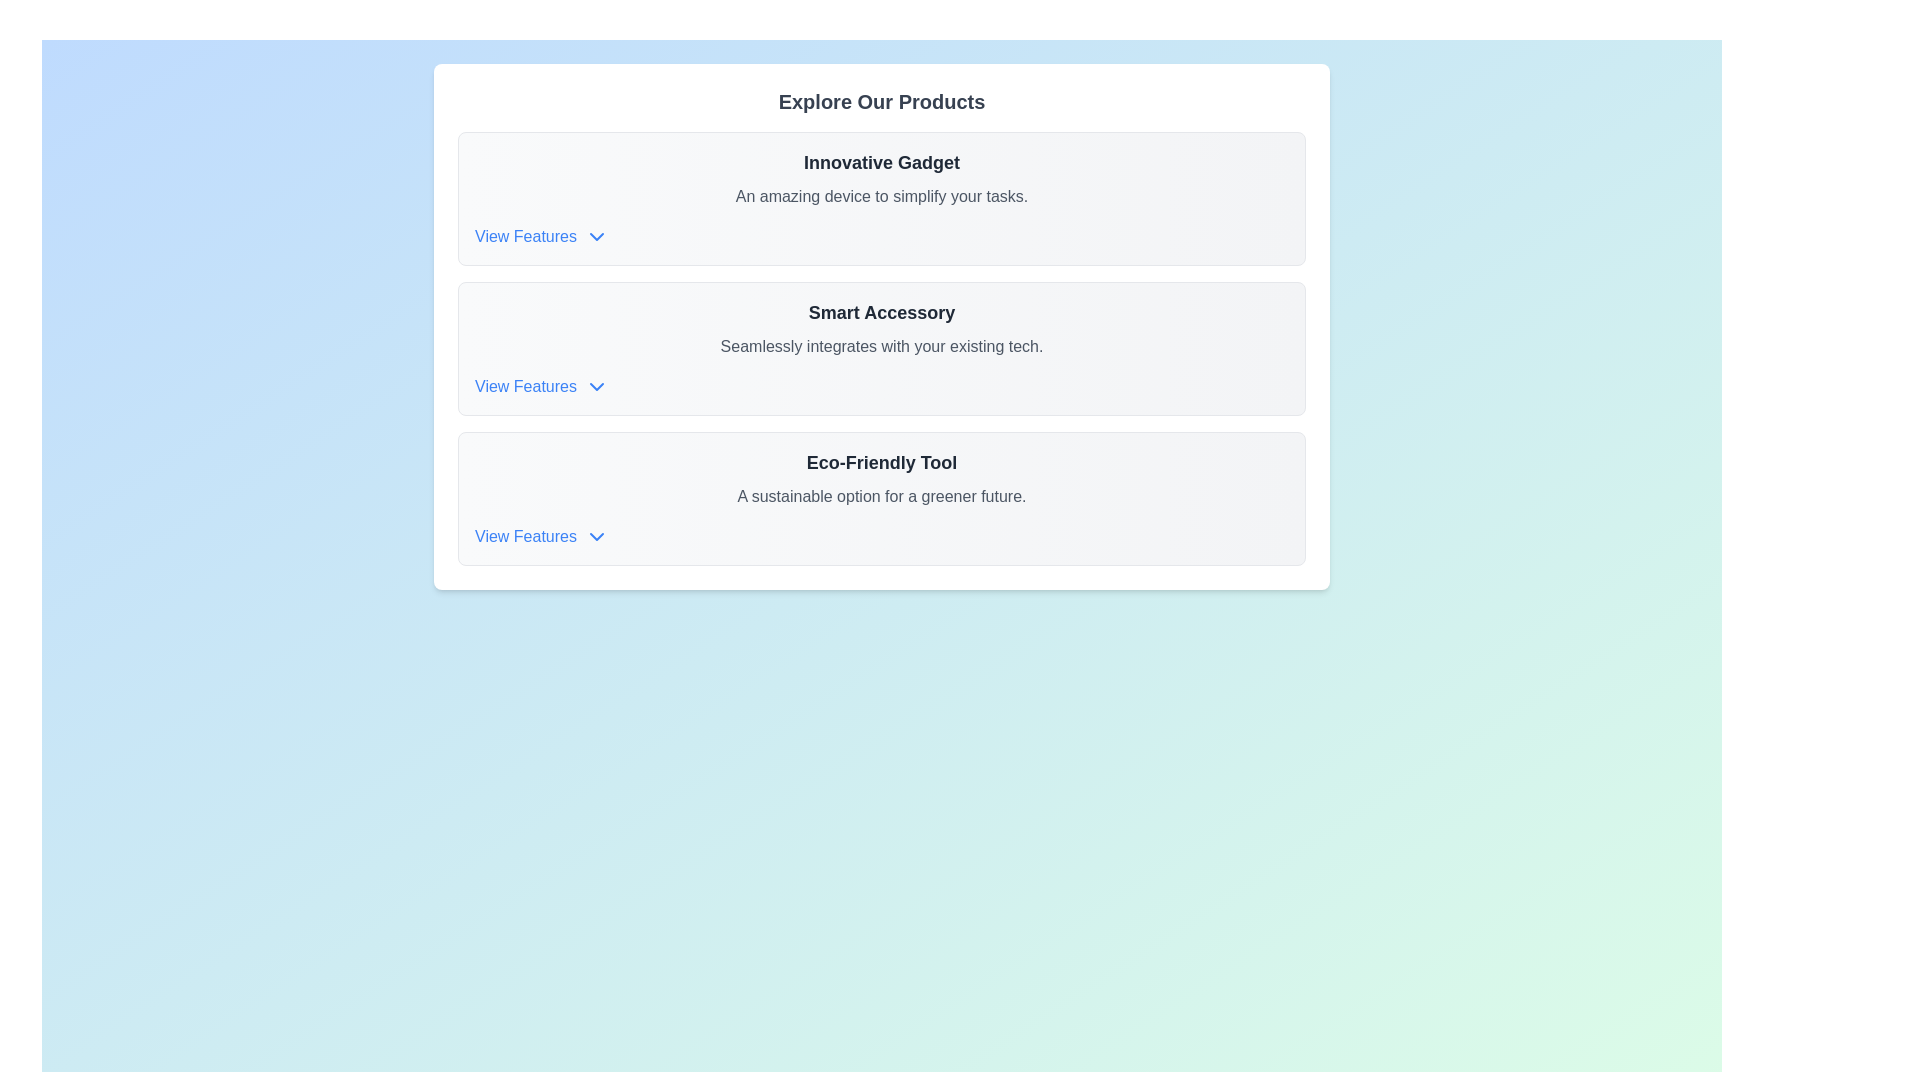 The image size is (1920, 1080). I want to click on the downward-facing chevron icon located, so click(595, 235).